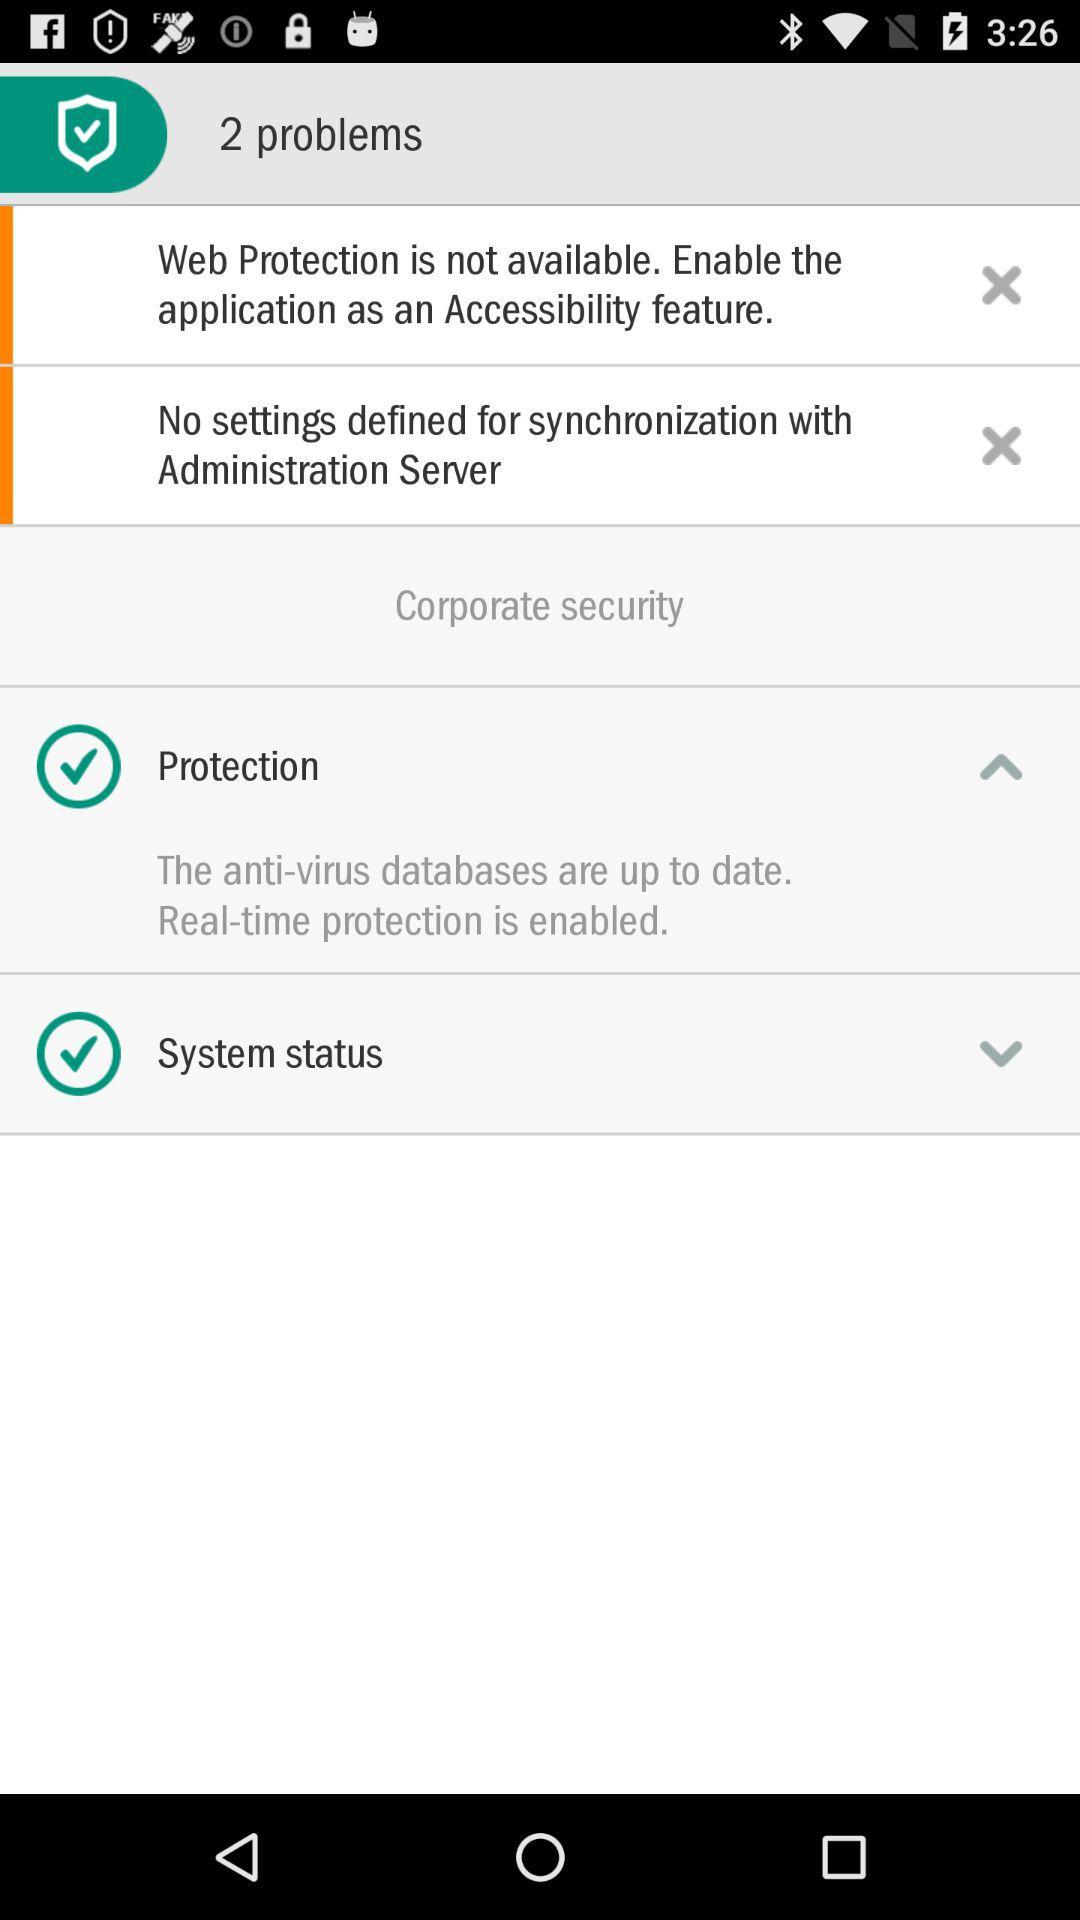 The height and width of the screenshot is (1920, 1080). I want to click on system status switch, so click(1001, 1052).